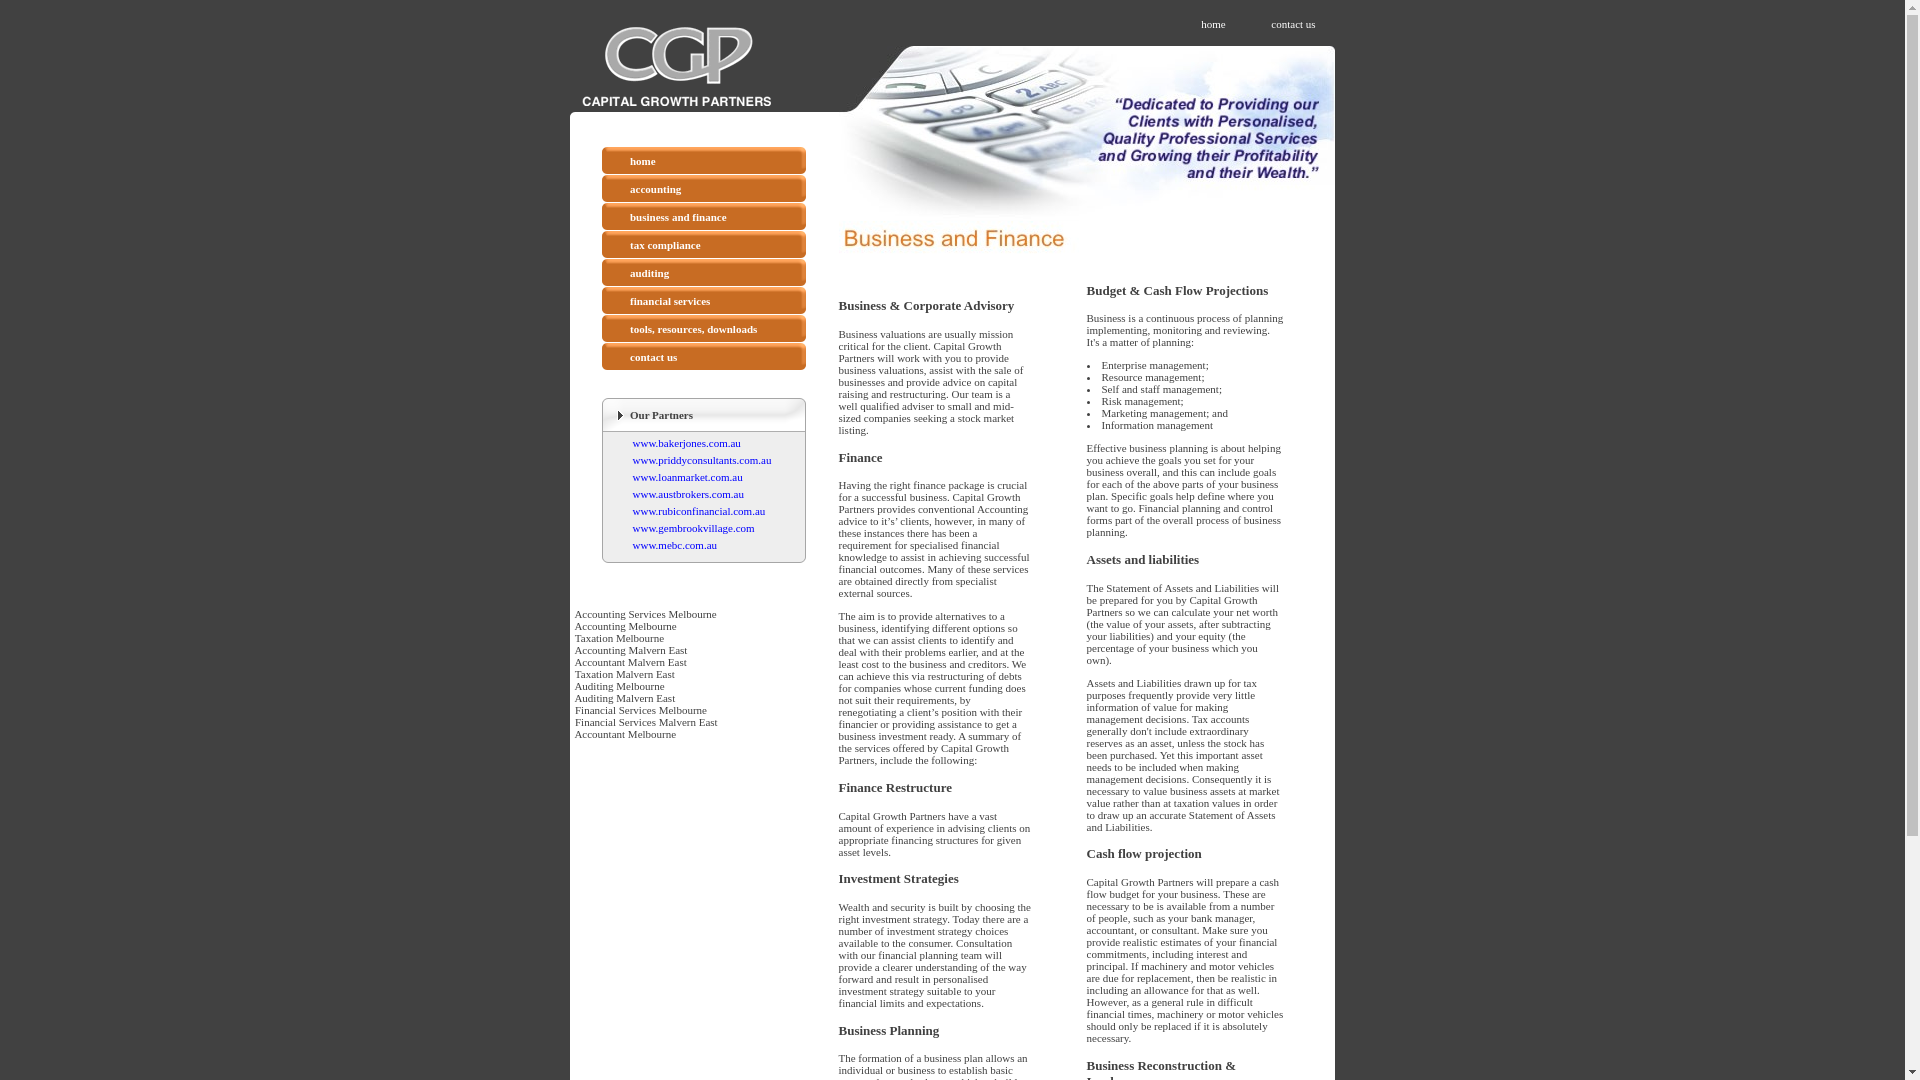 This screenshot has width=1920, height=1080. Describe the element at coordinates (643, 160) in the screenshot. I see `'home'` at that location.